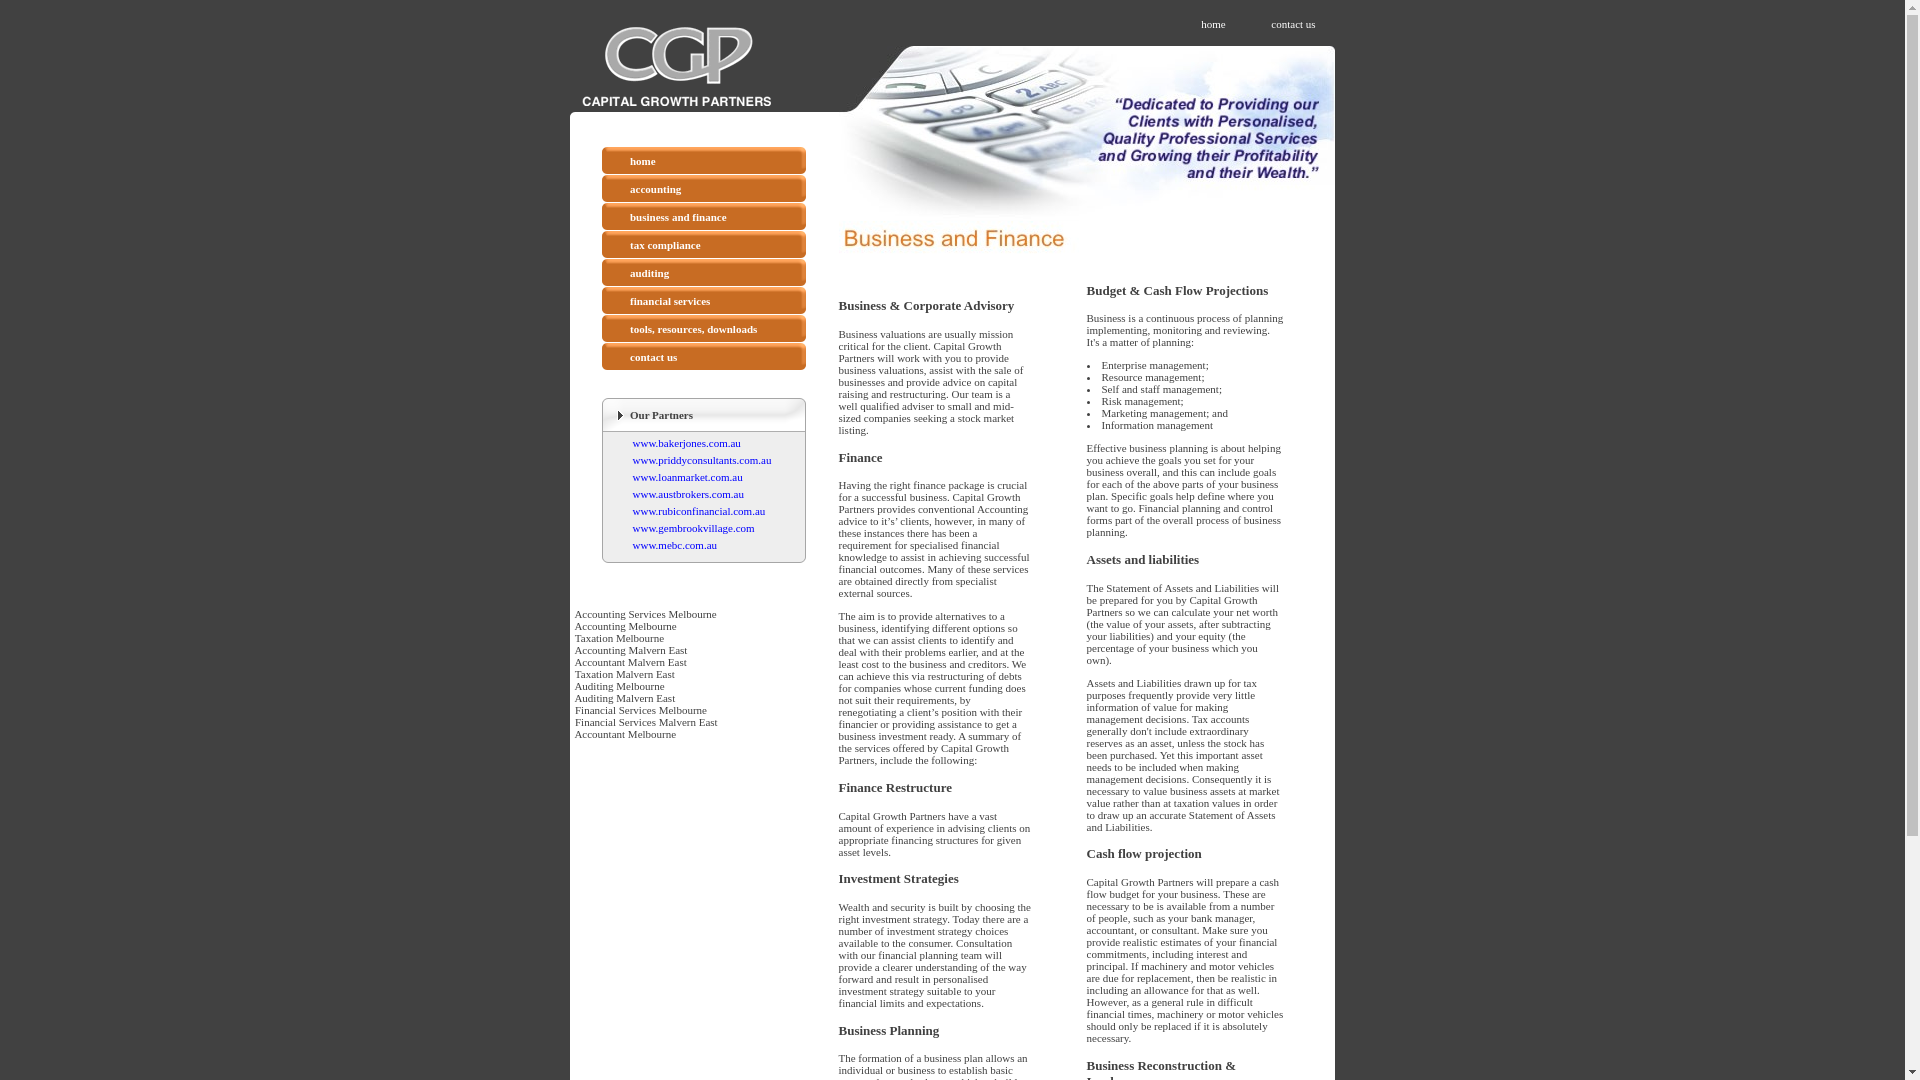 This screenshot has width=1920, height=1080. Describe the element at coordinates (643, 160) in the screenshot. I see `'home'` at that location.